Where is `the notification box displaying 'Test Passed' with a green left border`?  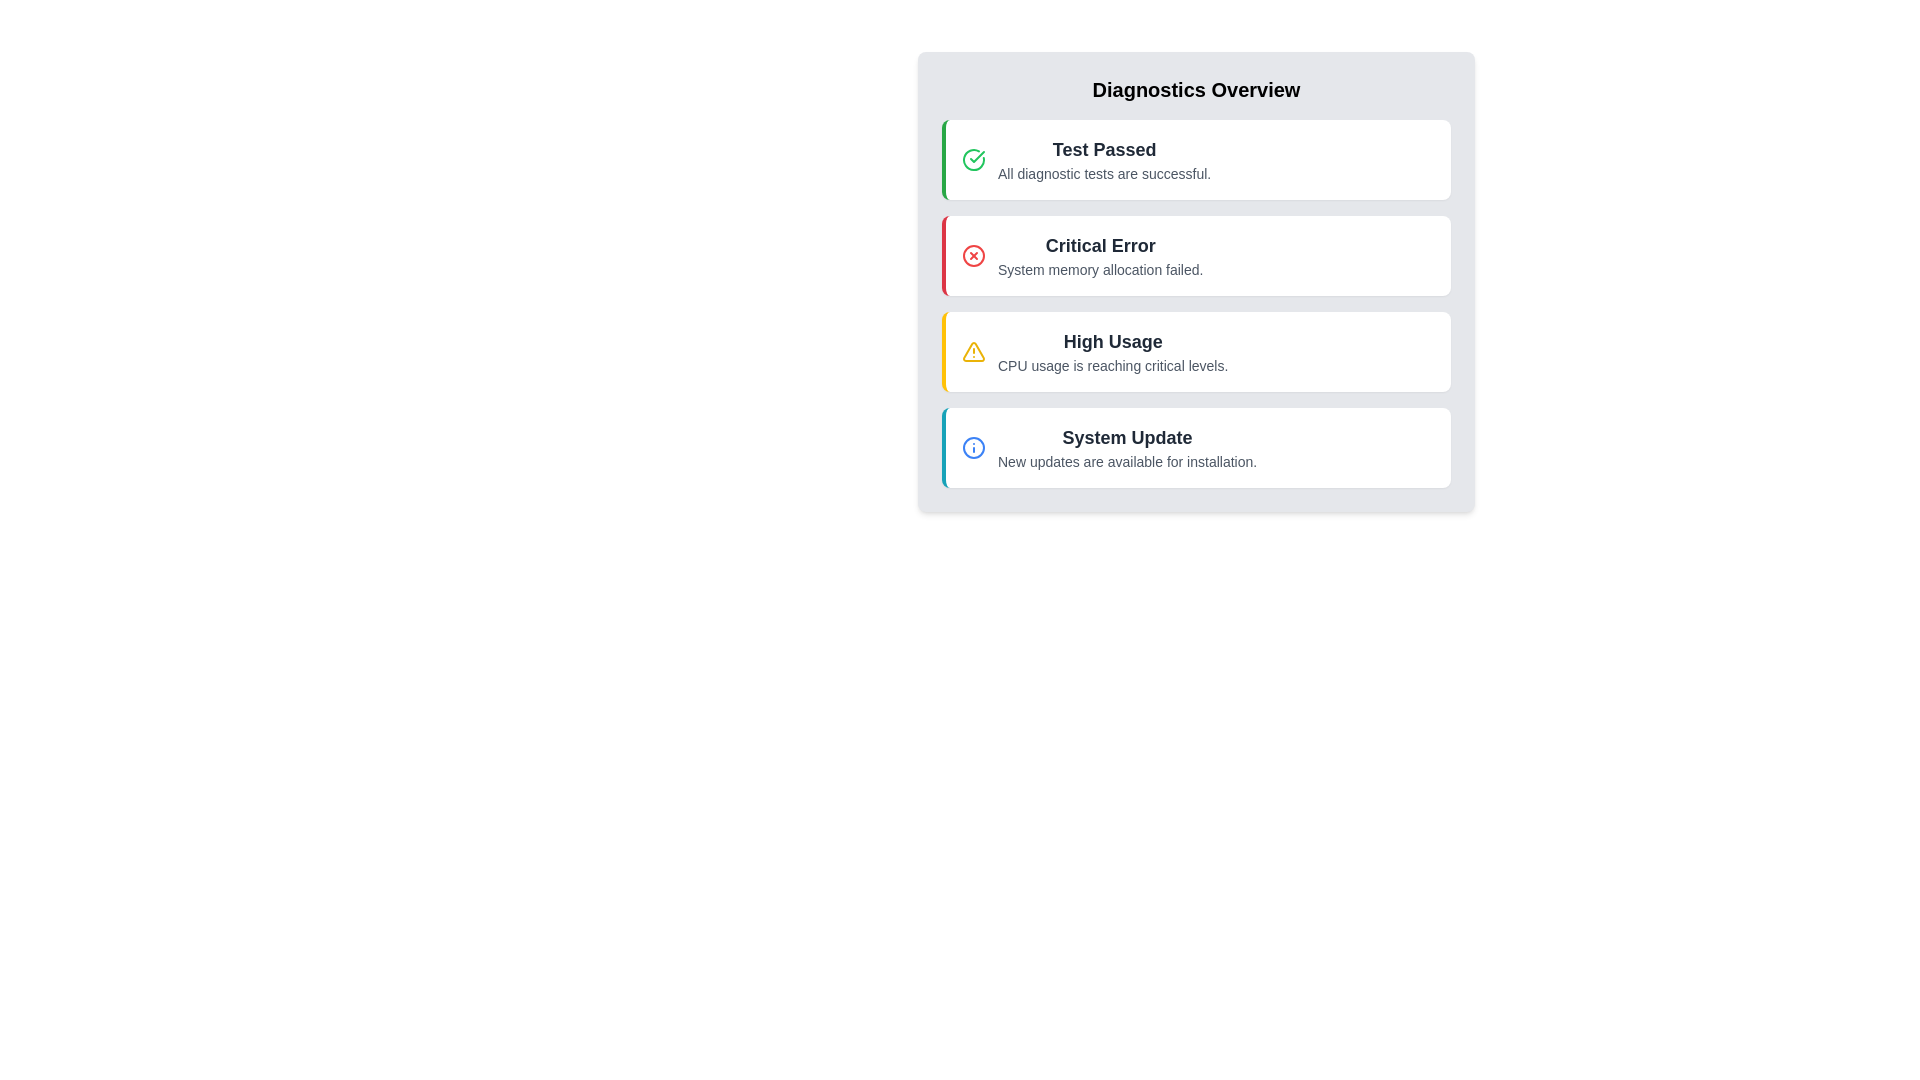
the notification box displaying 'Test Passed' with a green left border is located at coordinates (1196, 158).